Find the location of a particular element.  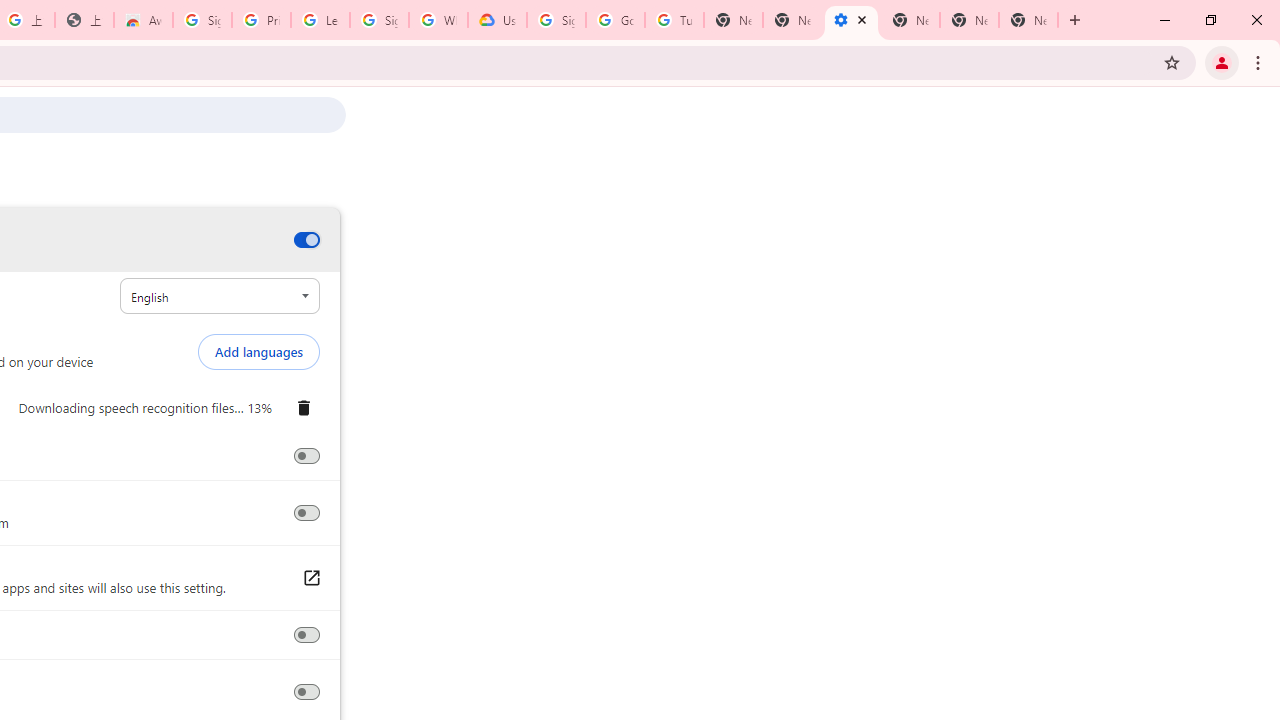

'Who are Google' is located at coordinates (437, 20).